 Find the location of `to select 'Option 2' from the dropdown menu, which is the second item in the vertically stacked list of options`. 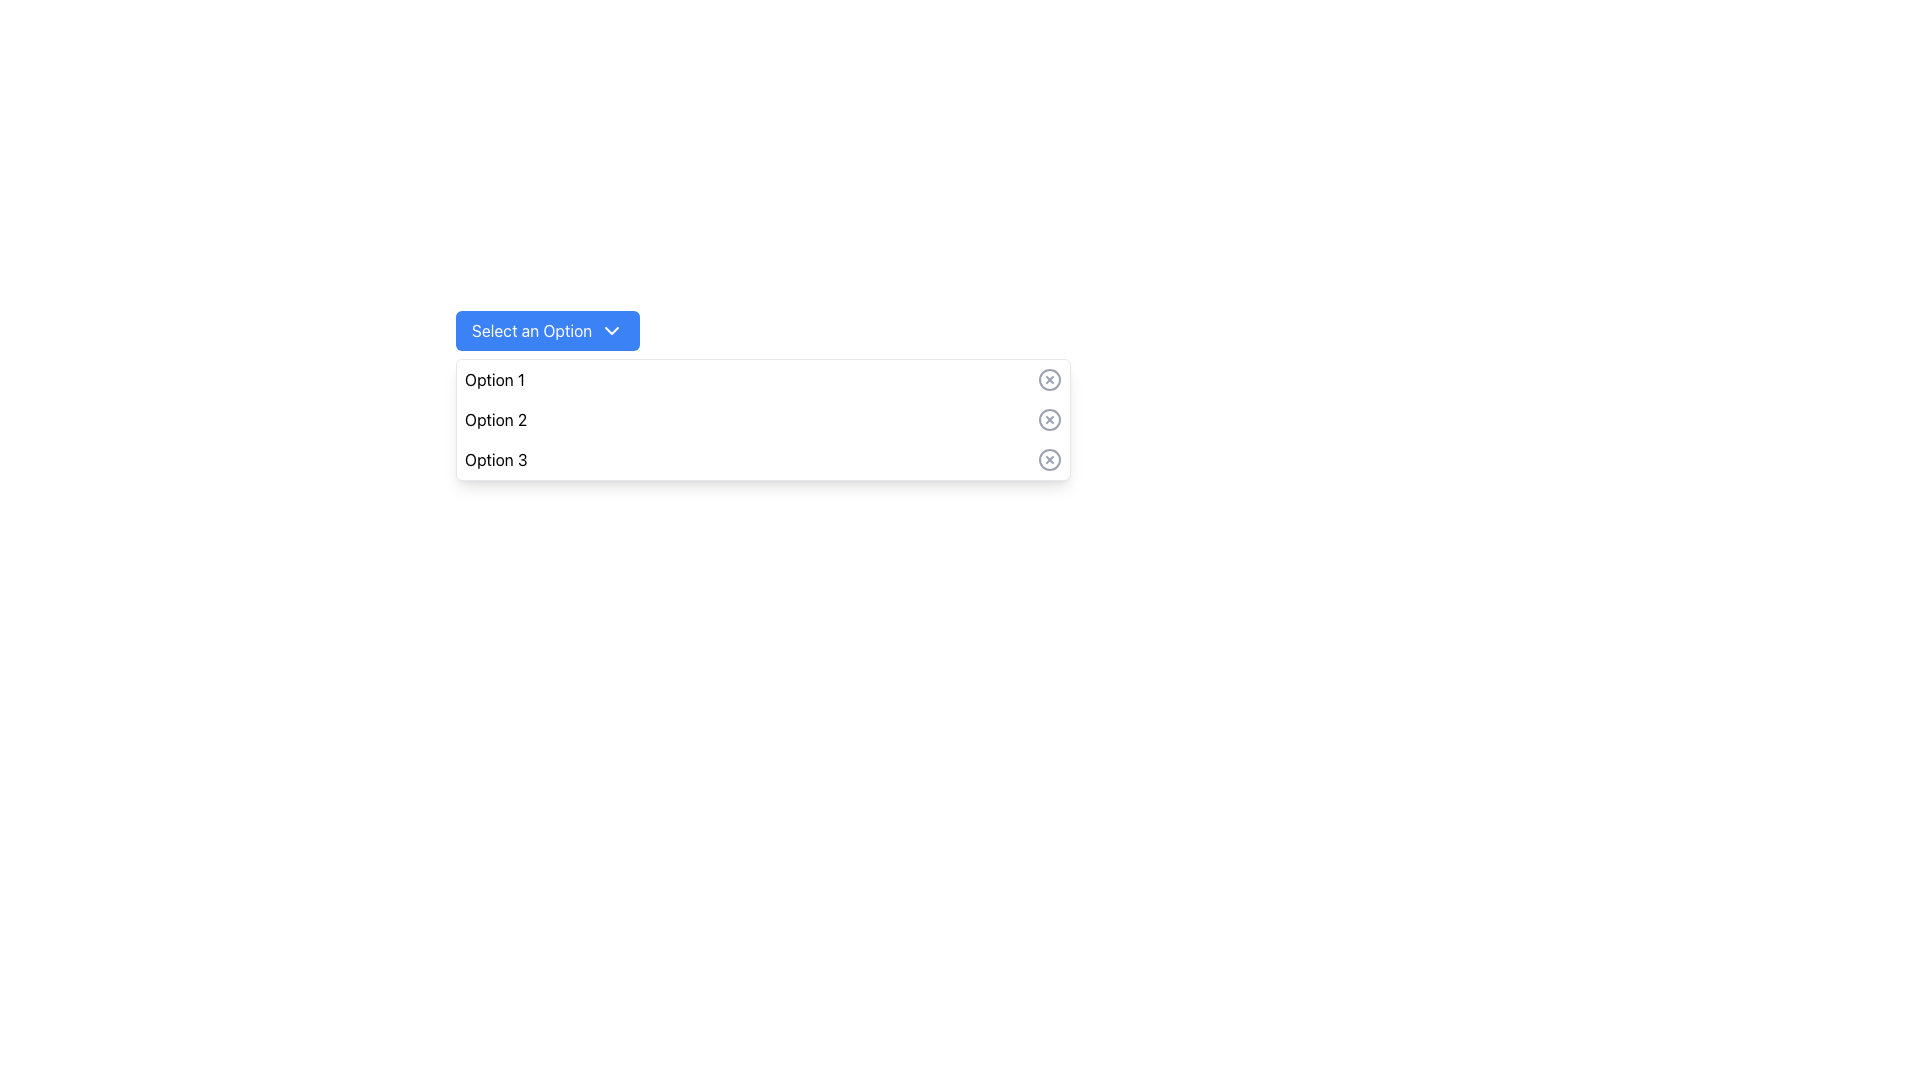

to select 'Option 2' from the dropdown menu, which is the second item in the vertically stacked list of options is located at coordinates (762, 419).